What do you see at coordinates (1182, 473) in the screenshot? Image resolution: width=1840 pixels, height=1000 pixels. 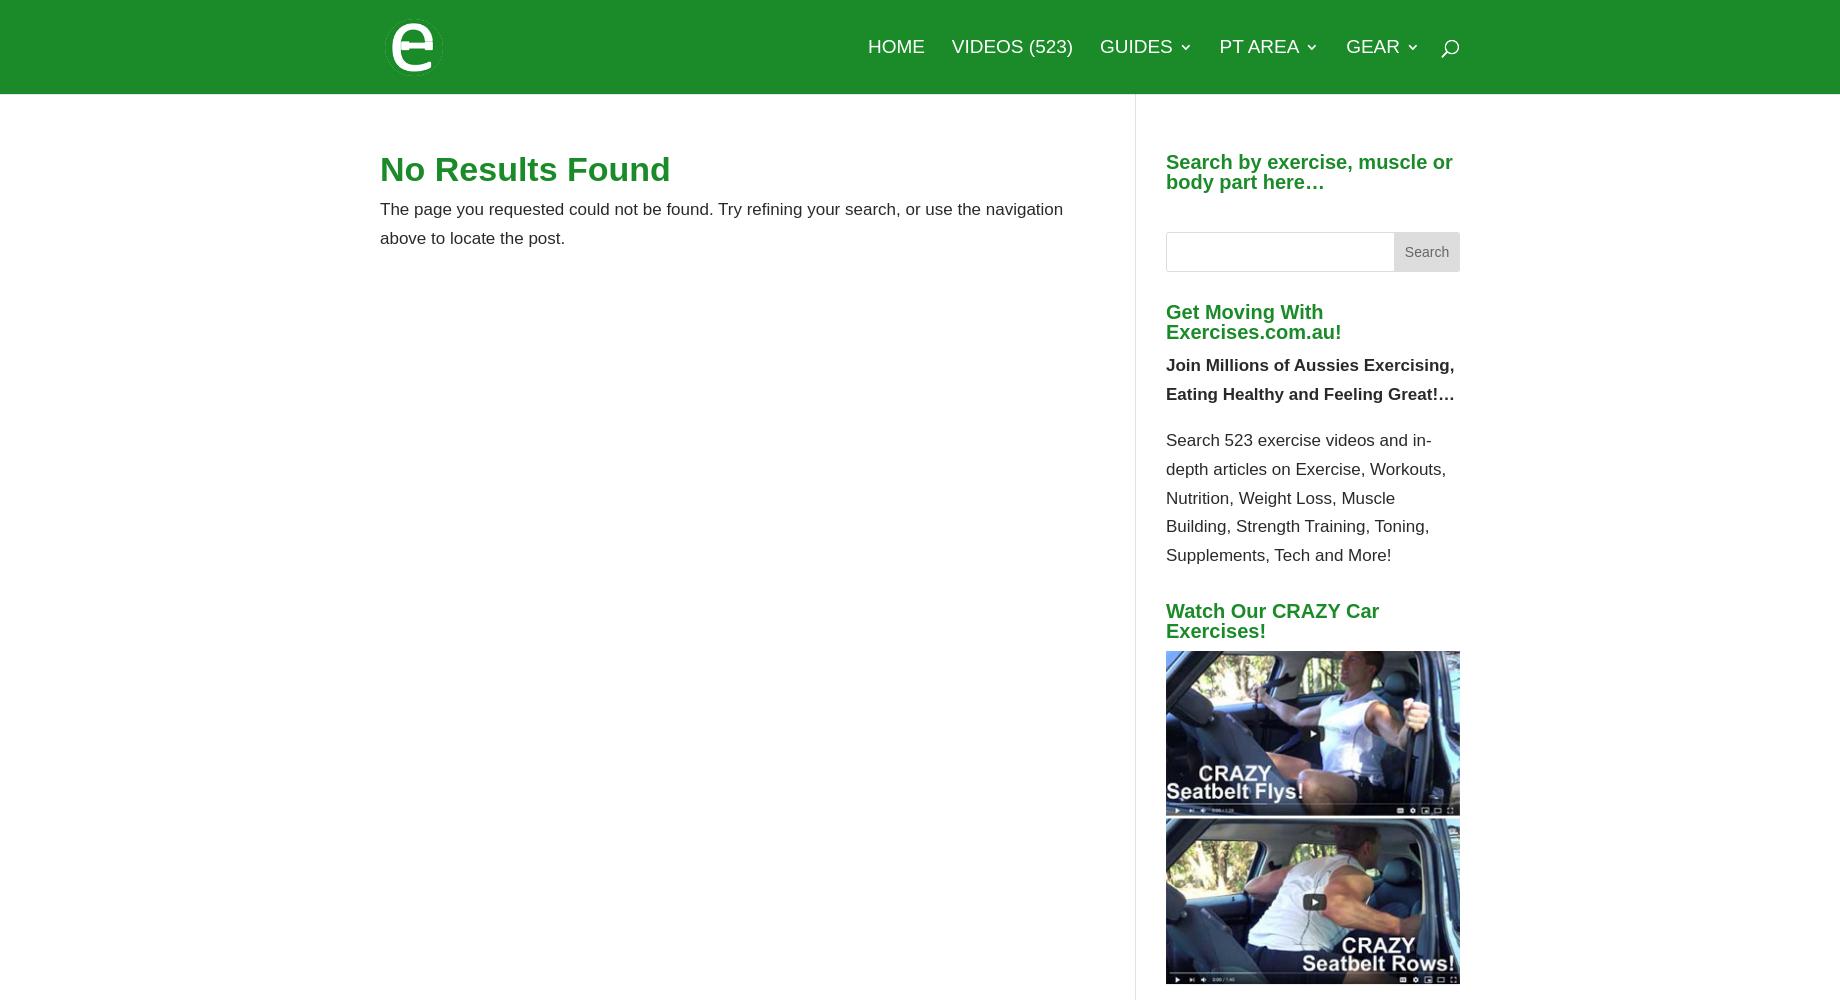 I see `'Healthy Eating'` at bounding box center [1182, 473].